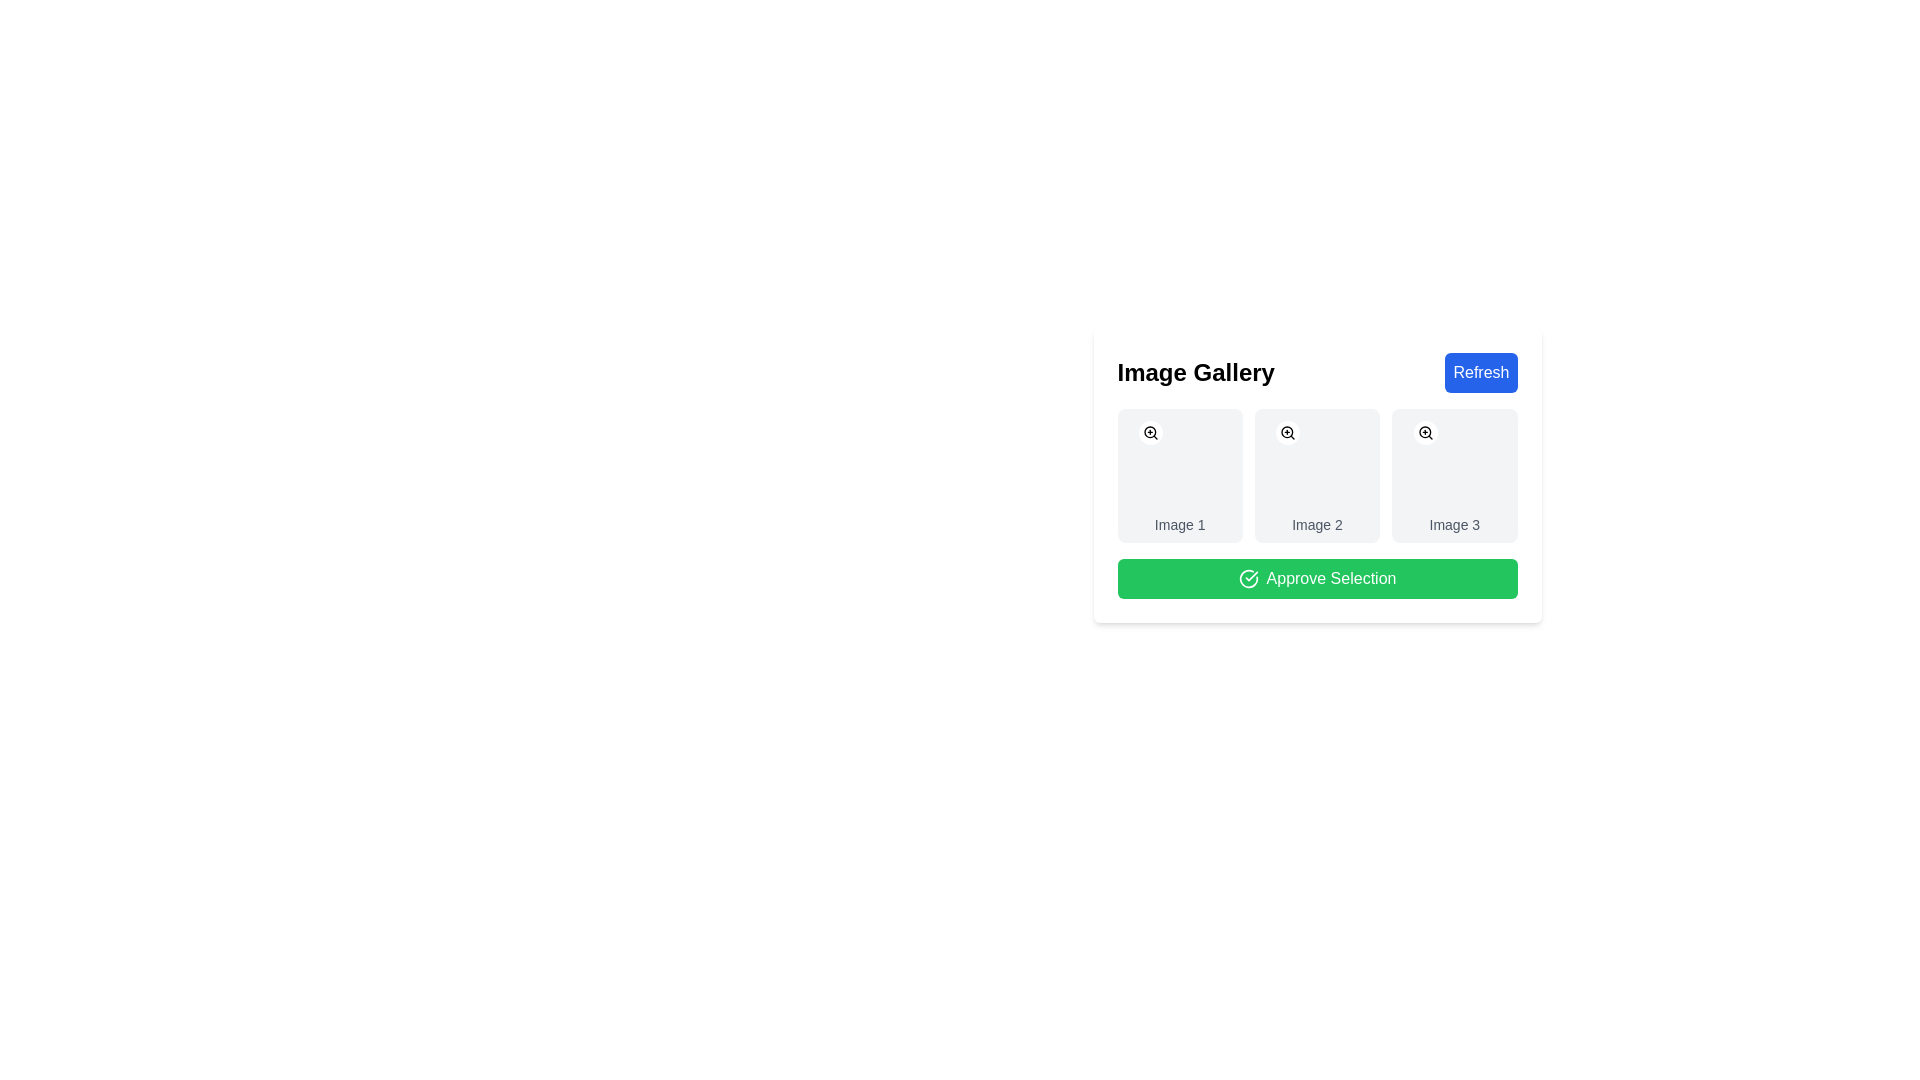  What do you see at coordinates (1151, 431) in the screenshot?
I see `the zoom-in icon button located at the top-left corner of the first image preview thumbnail` at bounding box center [1151, 431].